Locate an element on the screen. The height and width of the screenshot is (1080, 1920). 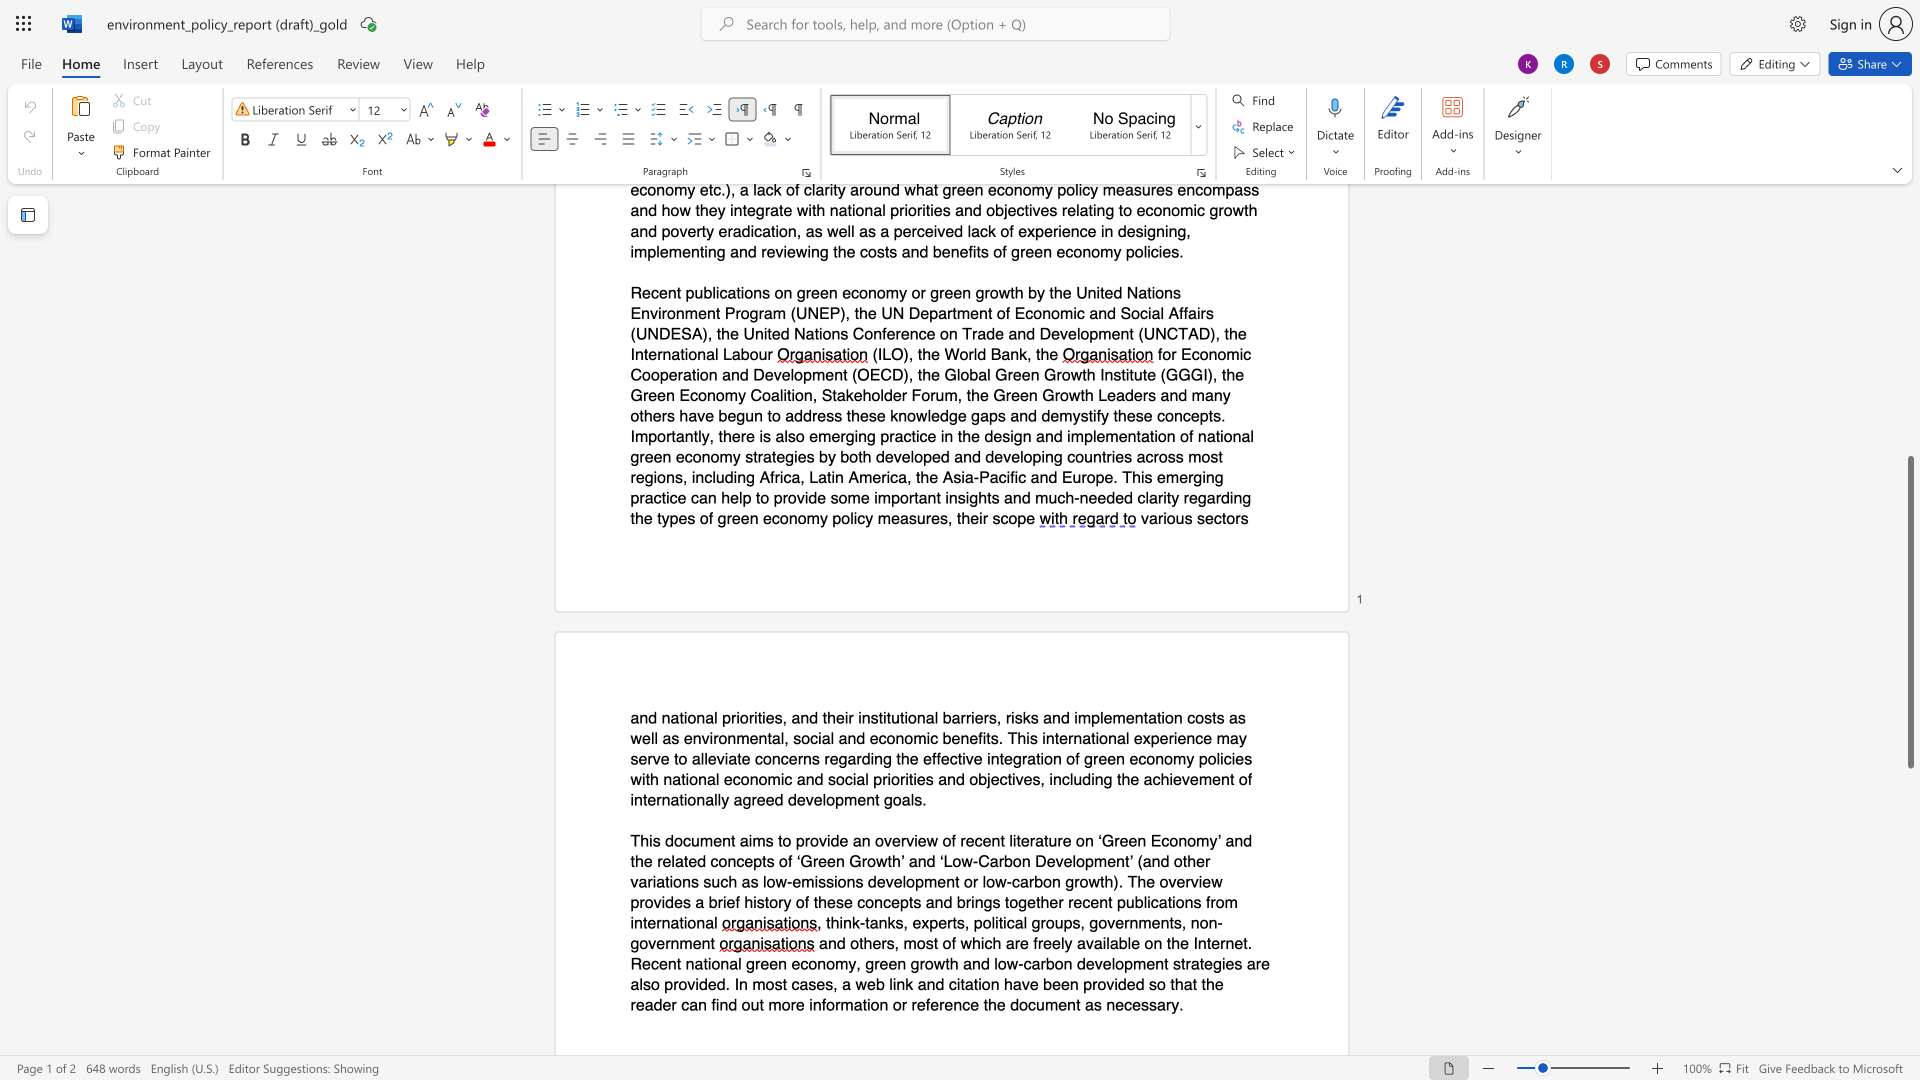
the vertical scrollbar to raise the page content is located at coordinates (1909, 258).